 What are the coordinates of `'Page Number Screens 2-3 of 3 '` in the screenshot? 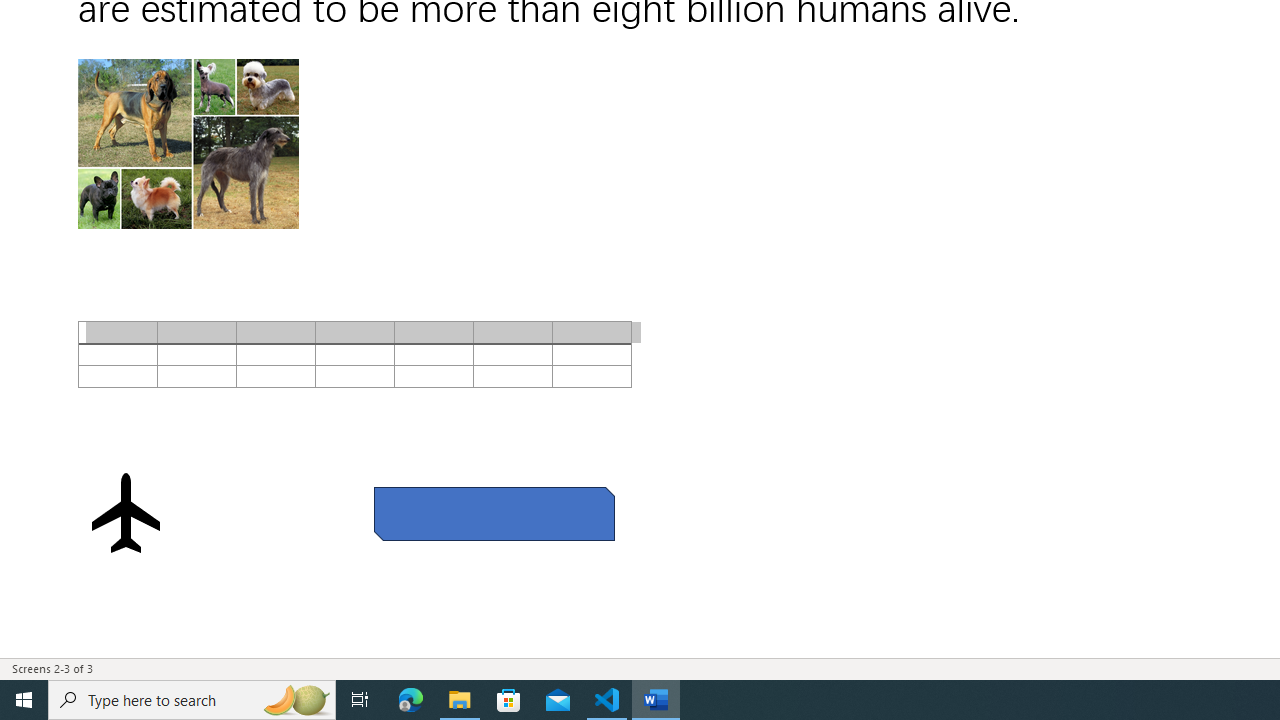 It's located at (52, 669).